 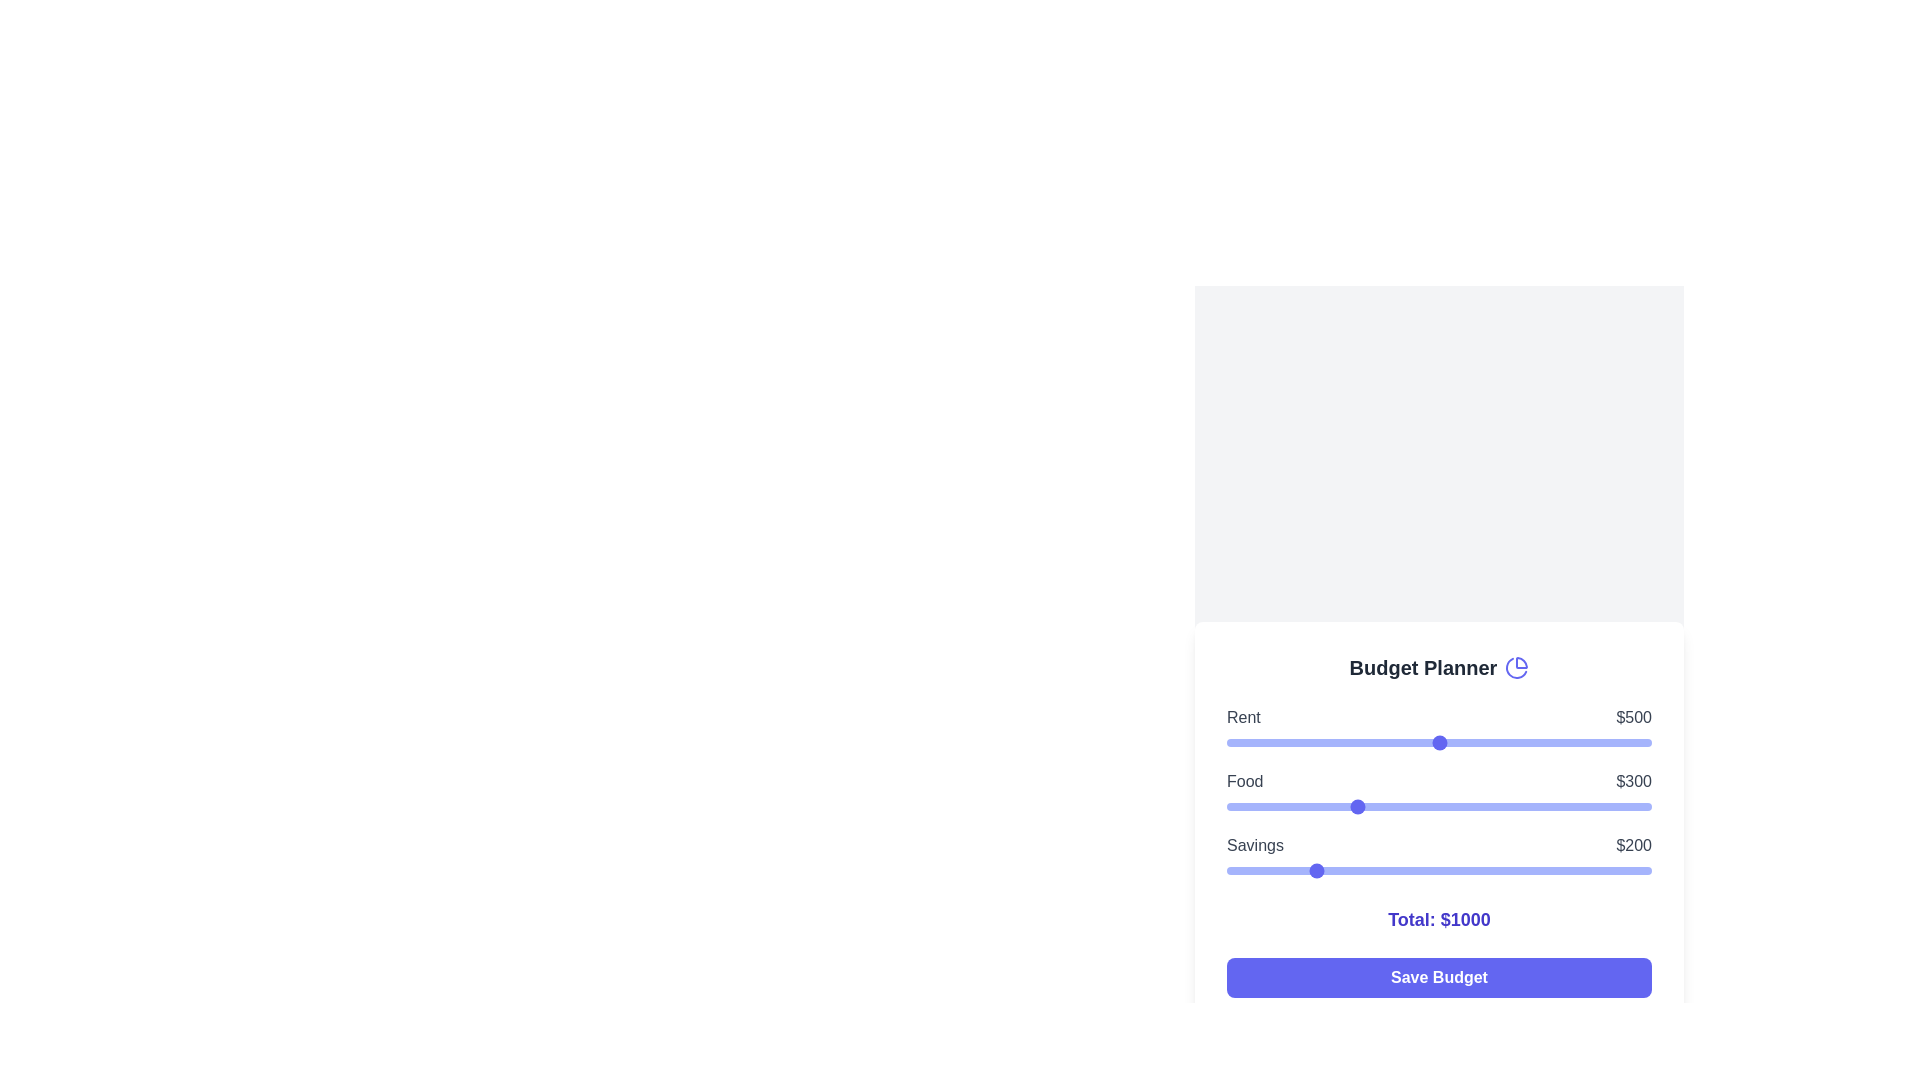 What do you see at coordinates (1568, 805) in the screenshot?
I see `the food budget slider to 806 dollars` at bounding box center [1568, 805].